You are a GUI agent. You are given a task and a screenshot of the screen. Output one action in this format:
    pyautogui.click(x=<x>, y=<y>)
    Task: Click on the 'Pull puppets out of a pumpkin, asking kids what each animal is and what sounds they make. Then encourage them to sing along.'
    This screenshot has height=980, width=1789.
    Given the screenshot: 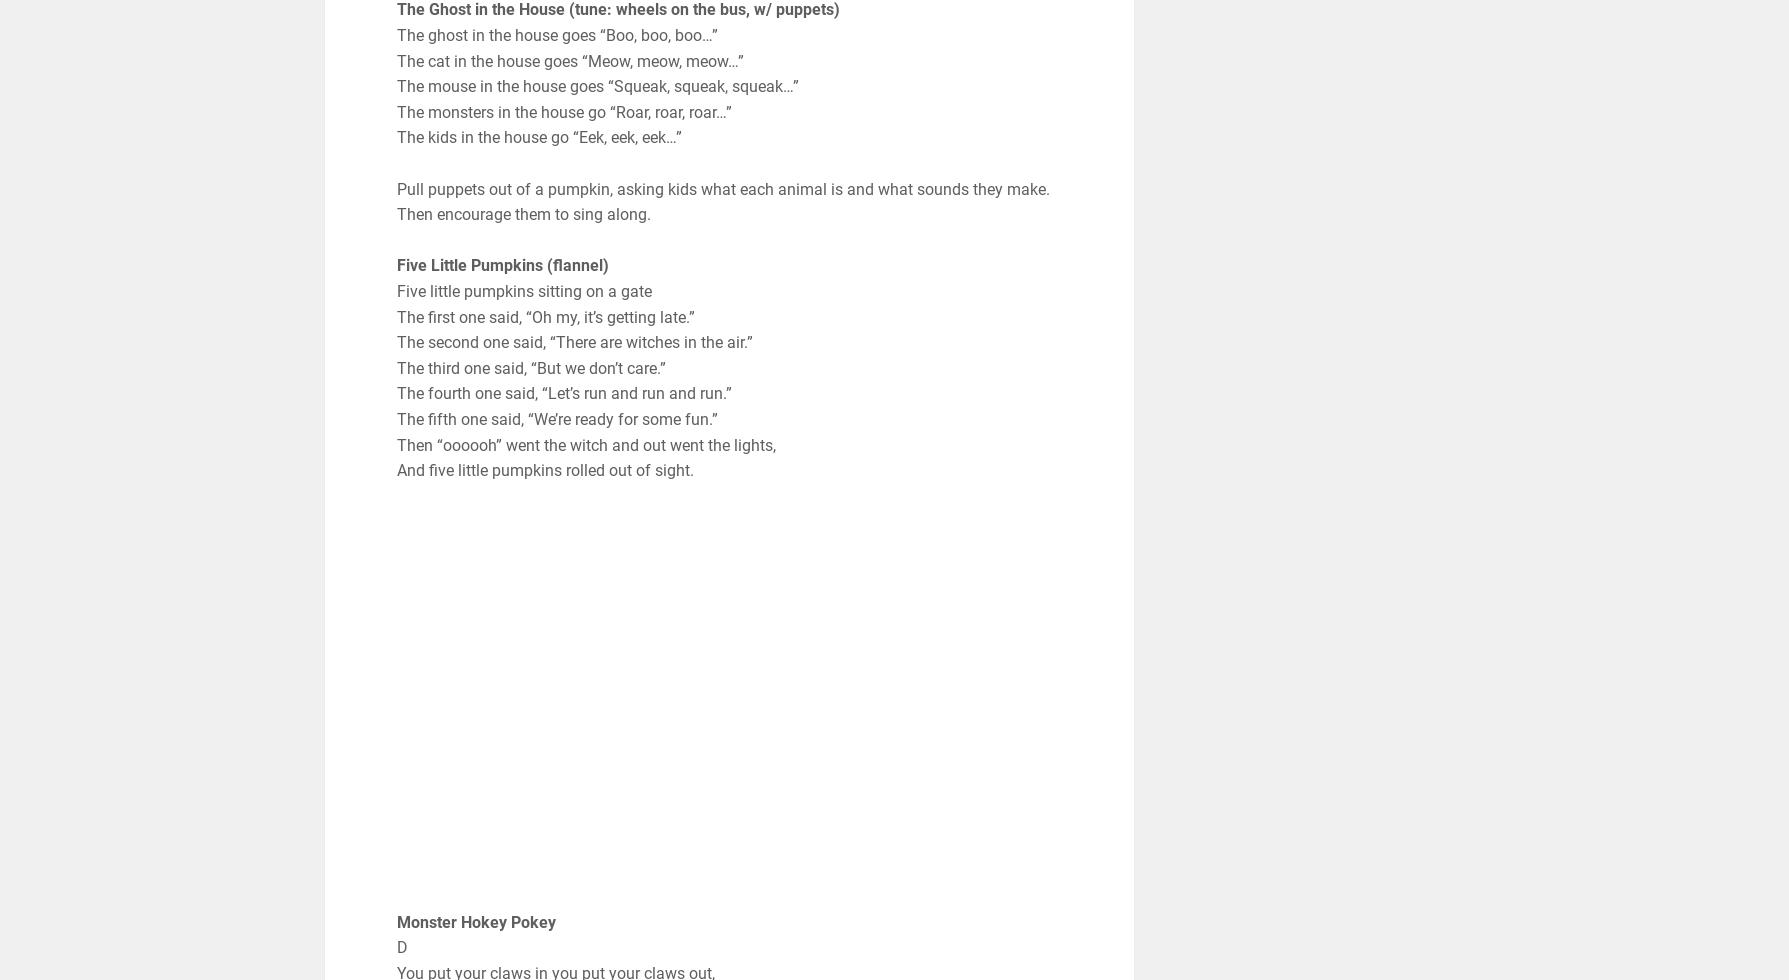 What is the action you would take?
    pyautogui.click(x=722, y=201)
    